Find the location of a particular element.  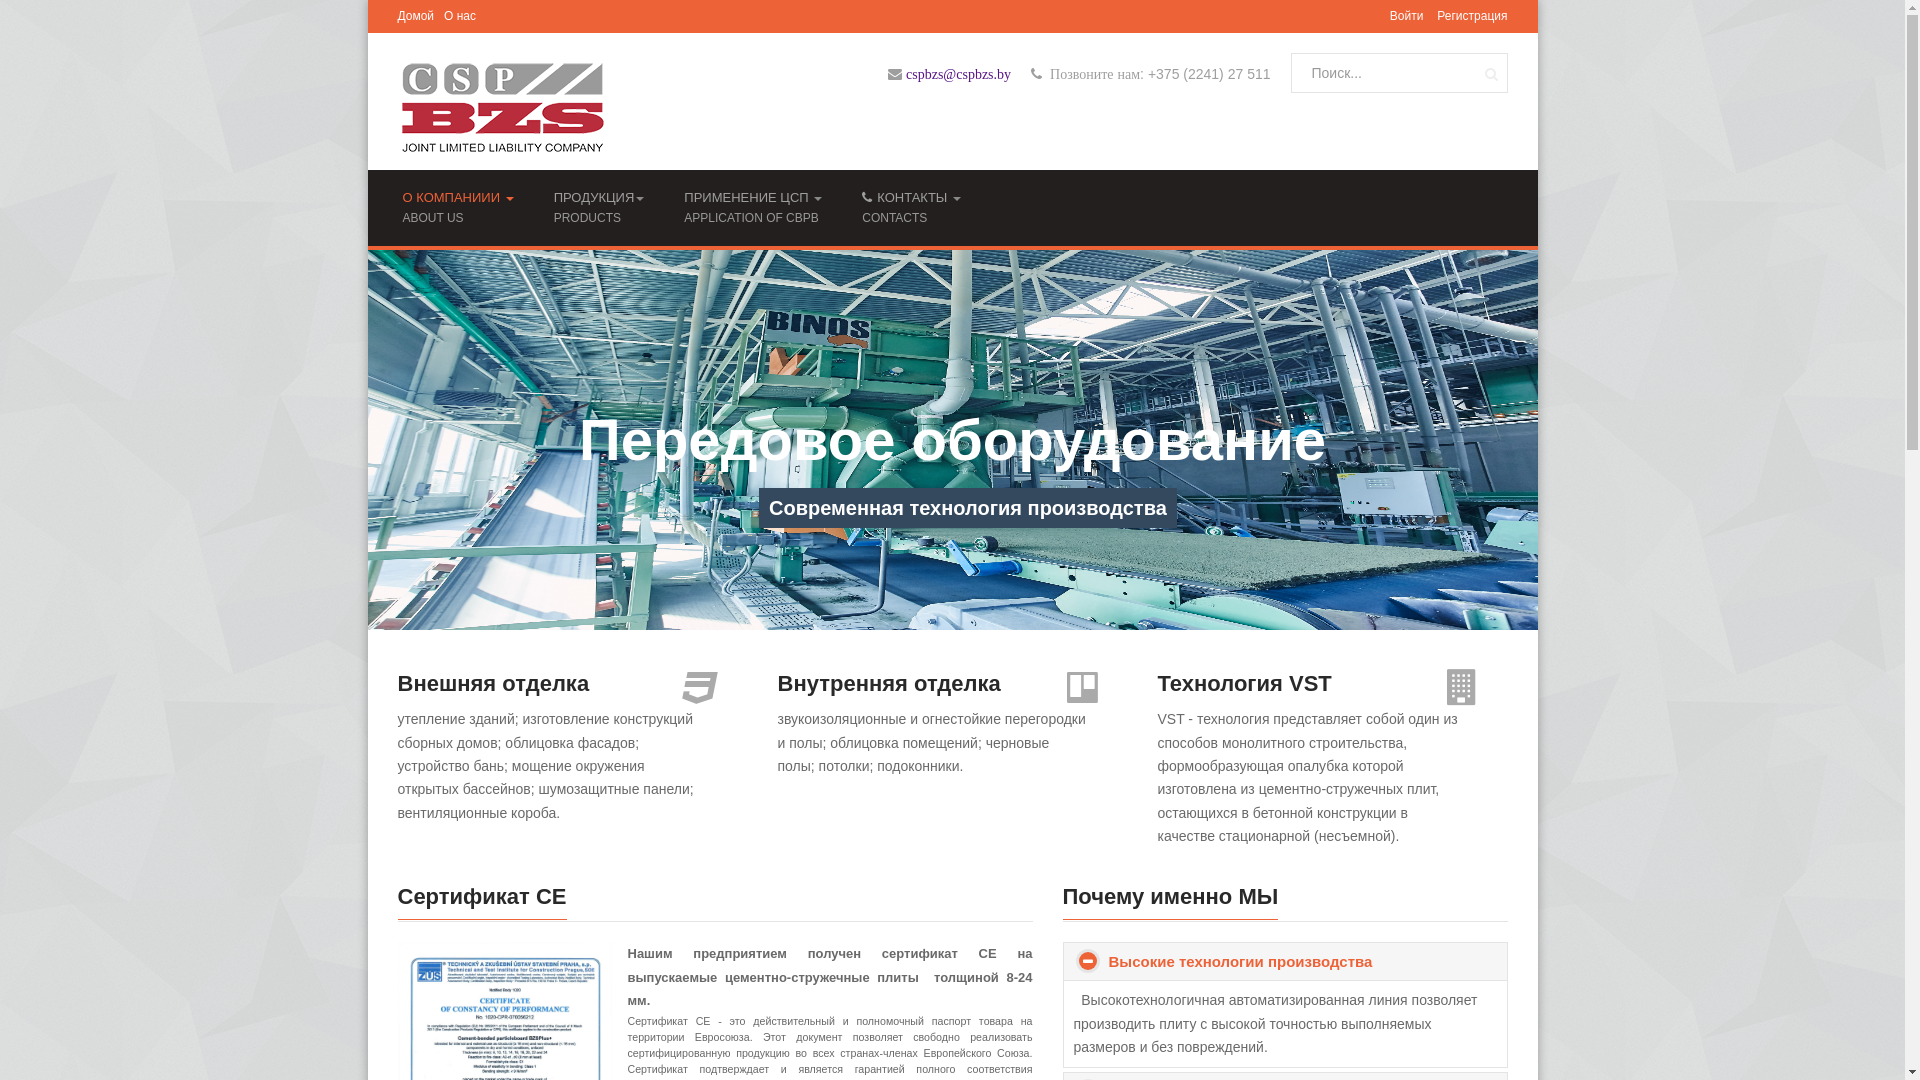

'cspbzs@cspbzs.by' is located at coordinates (957, 73).